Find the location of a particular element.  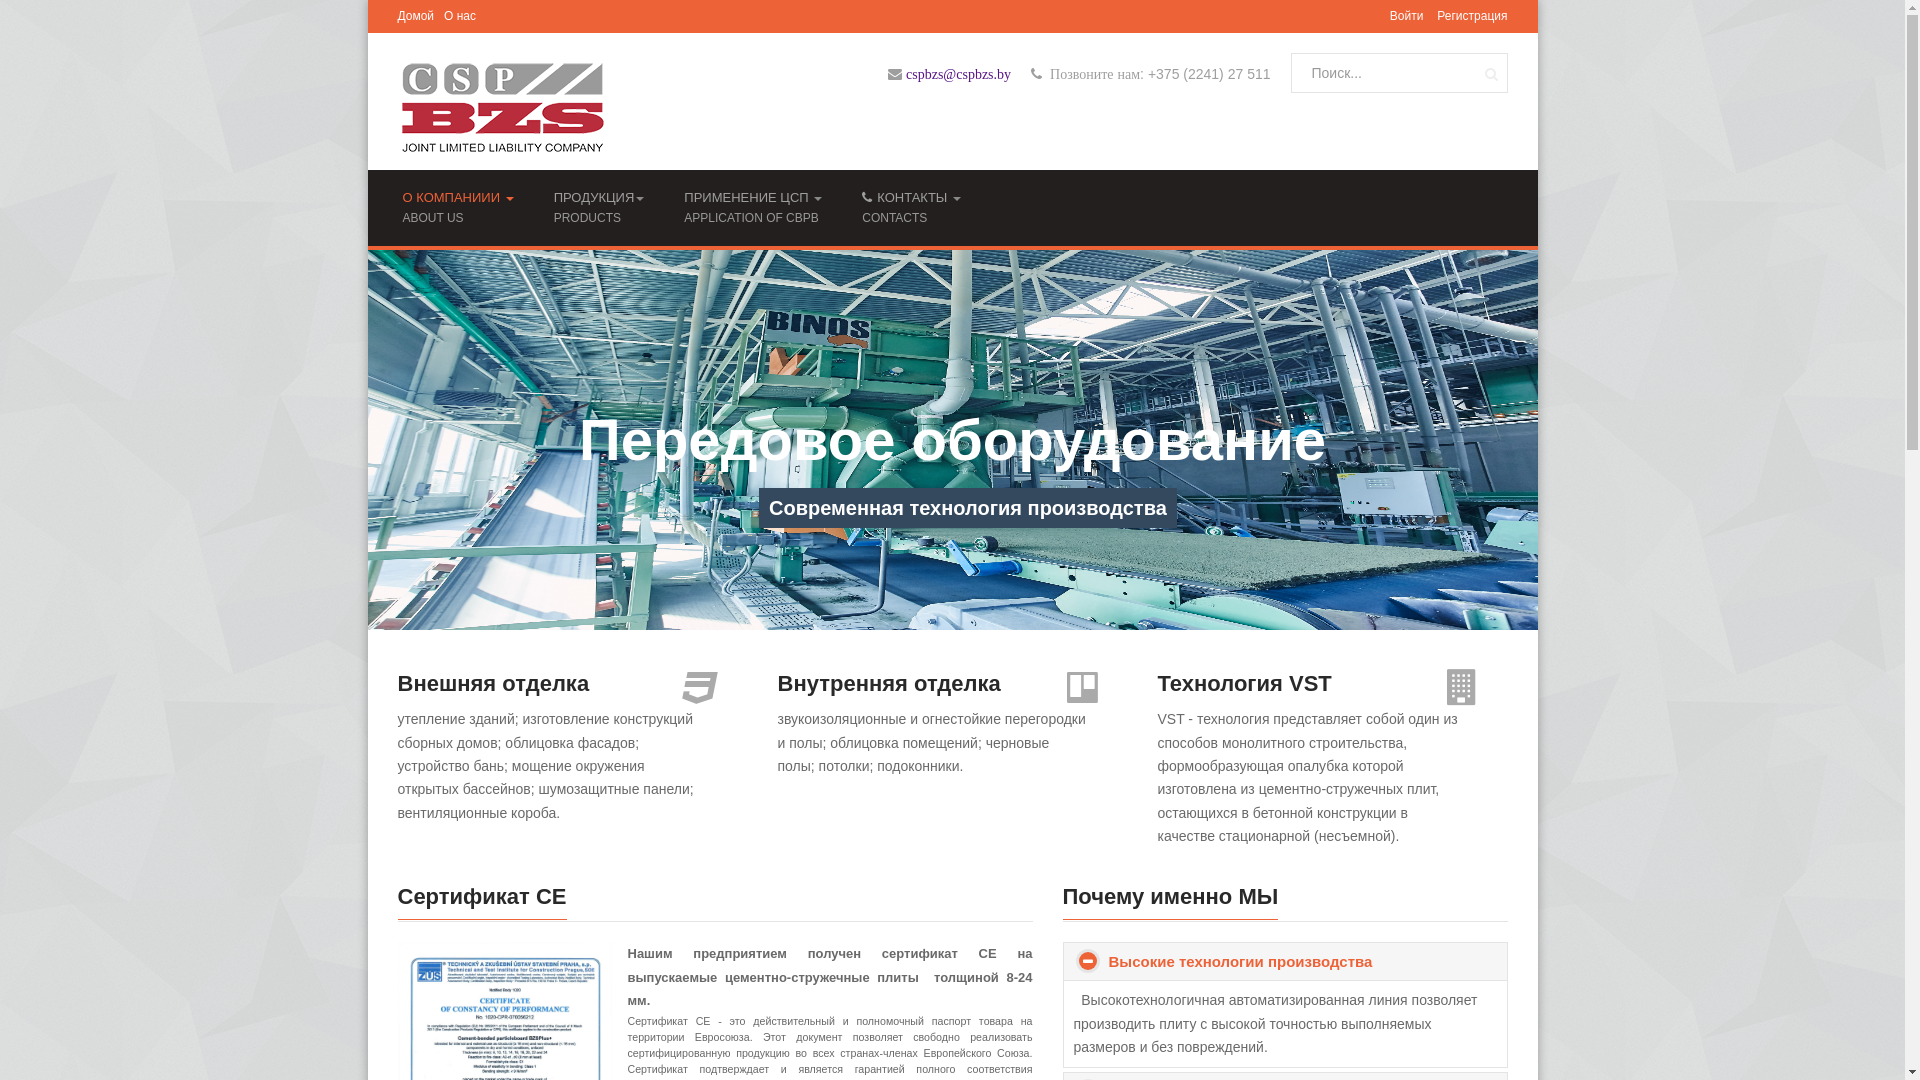

'cspbzs@cspbzs.by' is located at coordinates (957, 73).